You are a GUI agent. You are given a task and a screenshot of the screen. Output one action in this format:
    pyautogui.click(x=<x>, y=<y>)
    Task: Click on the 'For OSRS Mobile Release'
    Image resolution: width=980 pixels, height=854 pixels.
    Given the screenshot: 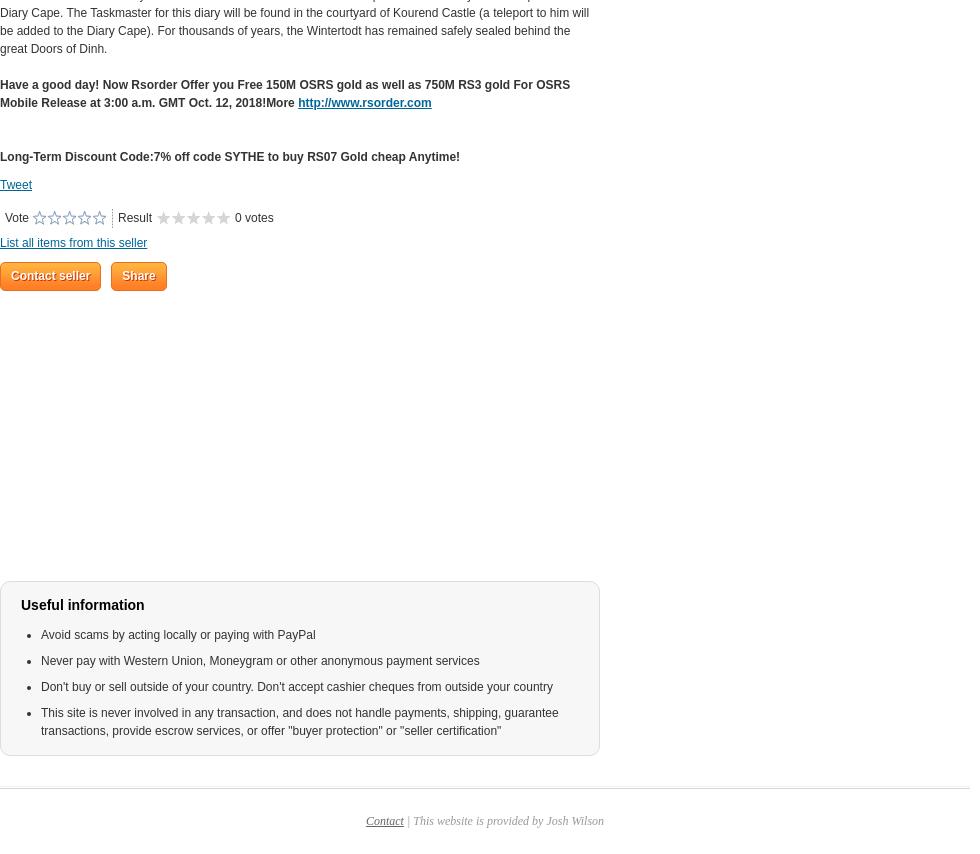 What is the action you would take?
    pyautogui.click(x=284, y=94)
    